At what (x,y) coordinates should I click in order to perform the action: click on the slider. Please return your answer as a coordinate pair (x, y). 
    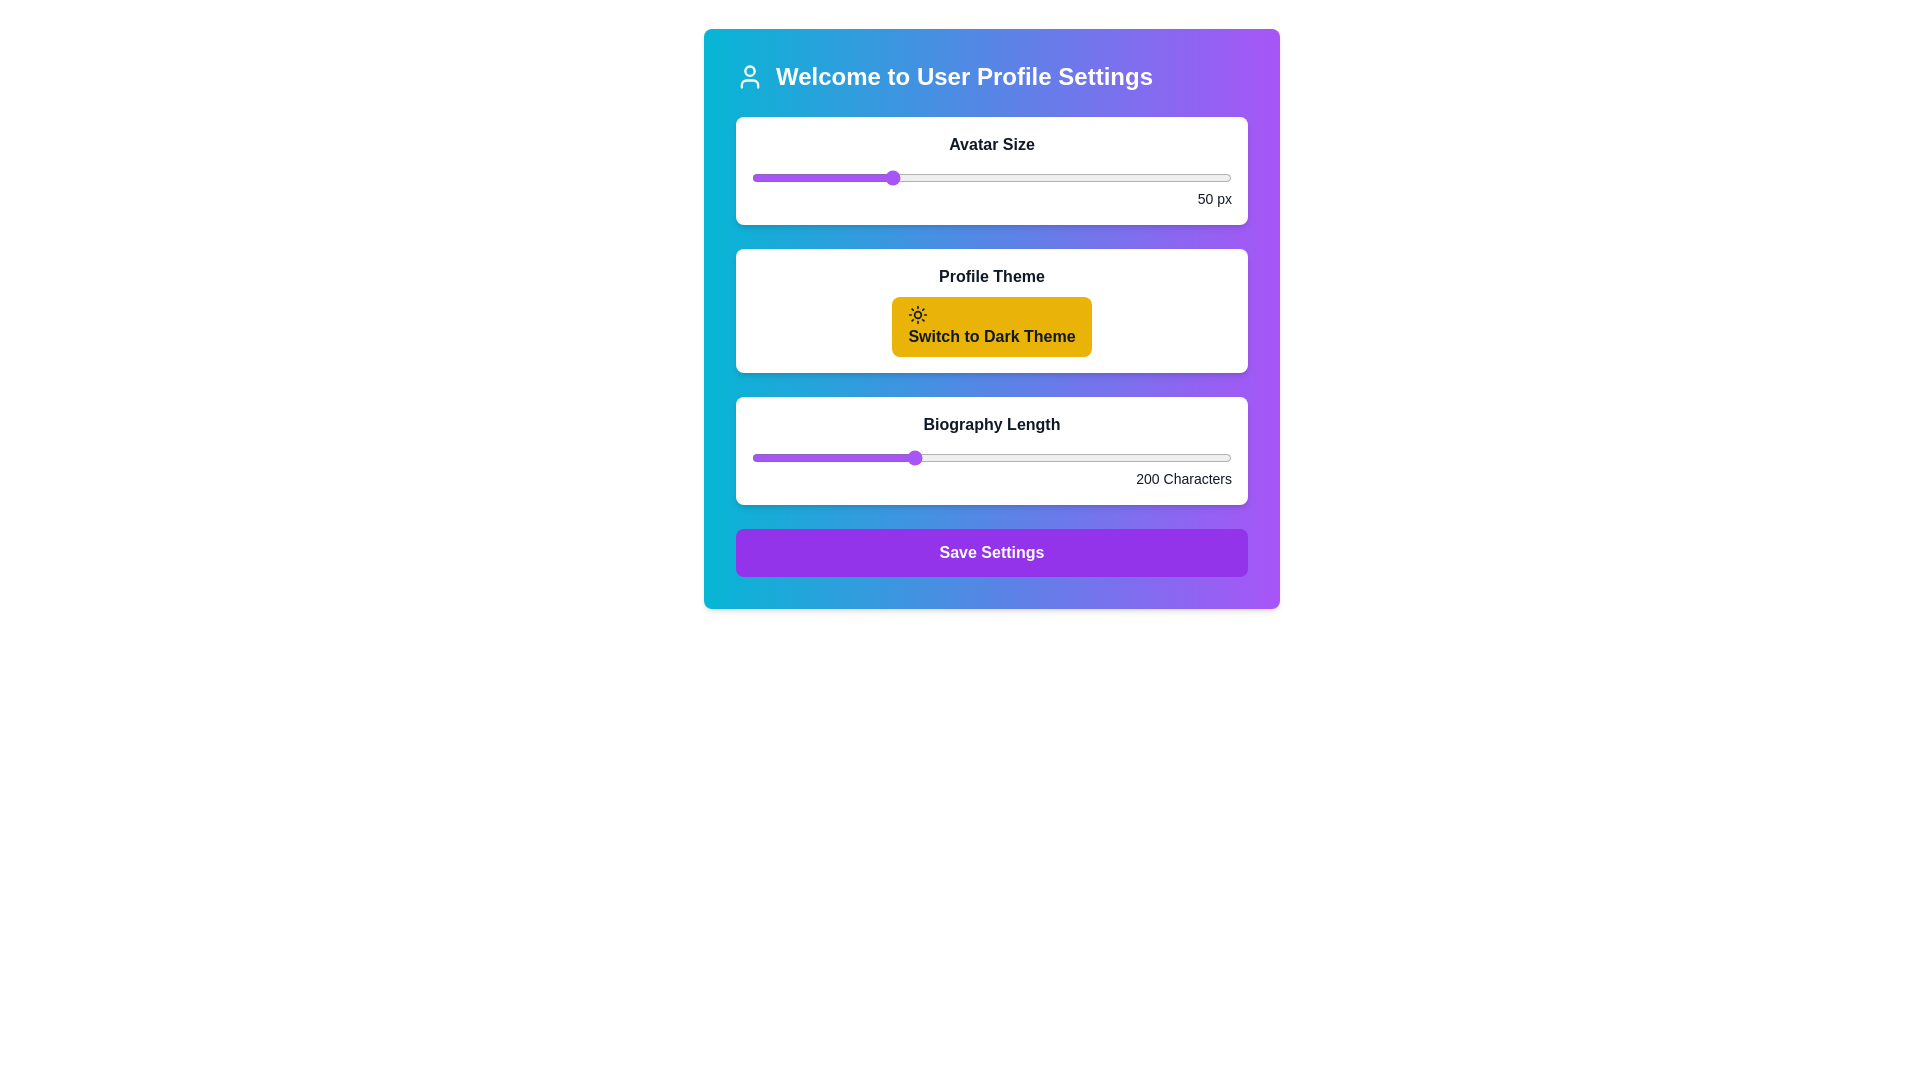
    Looking at the image, I should click on (915, 176).